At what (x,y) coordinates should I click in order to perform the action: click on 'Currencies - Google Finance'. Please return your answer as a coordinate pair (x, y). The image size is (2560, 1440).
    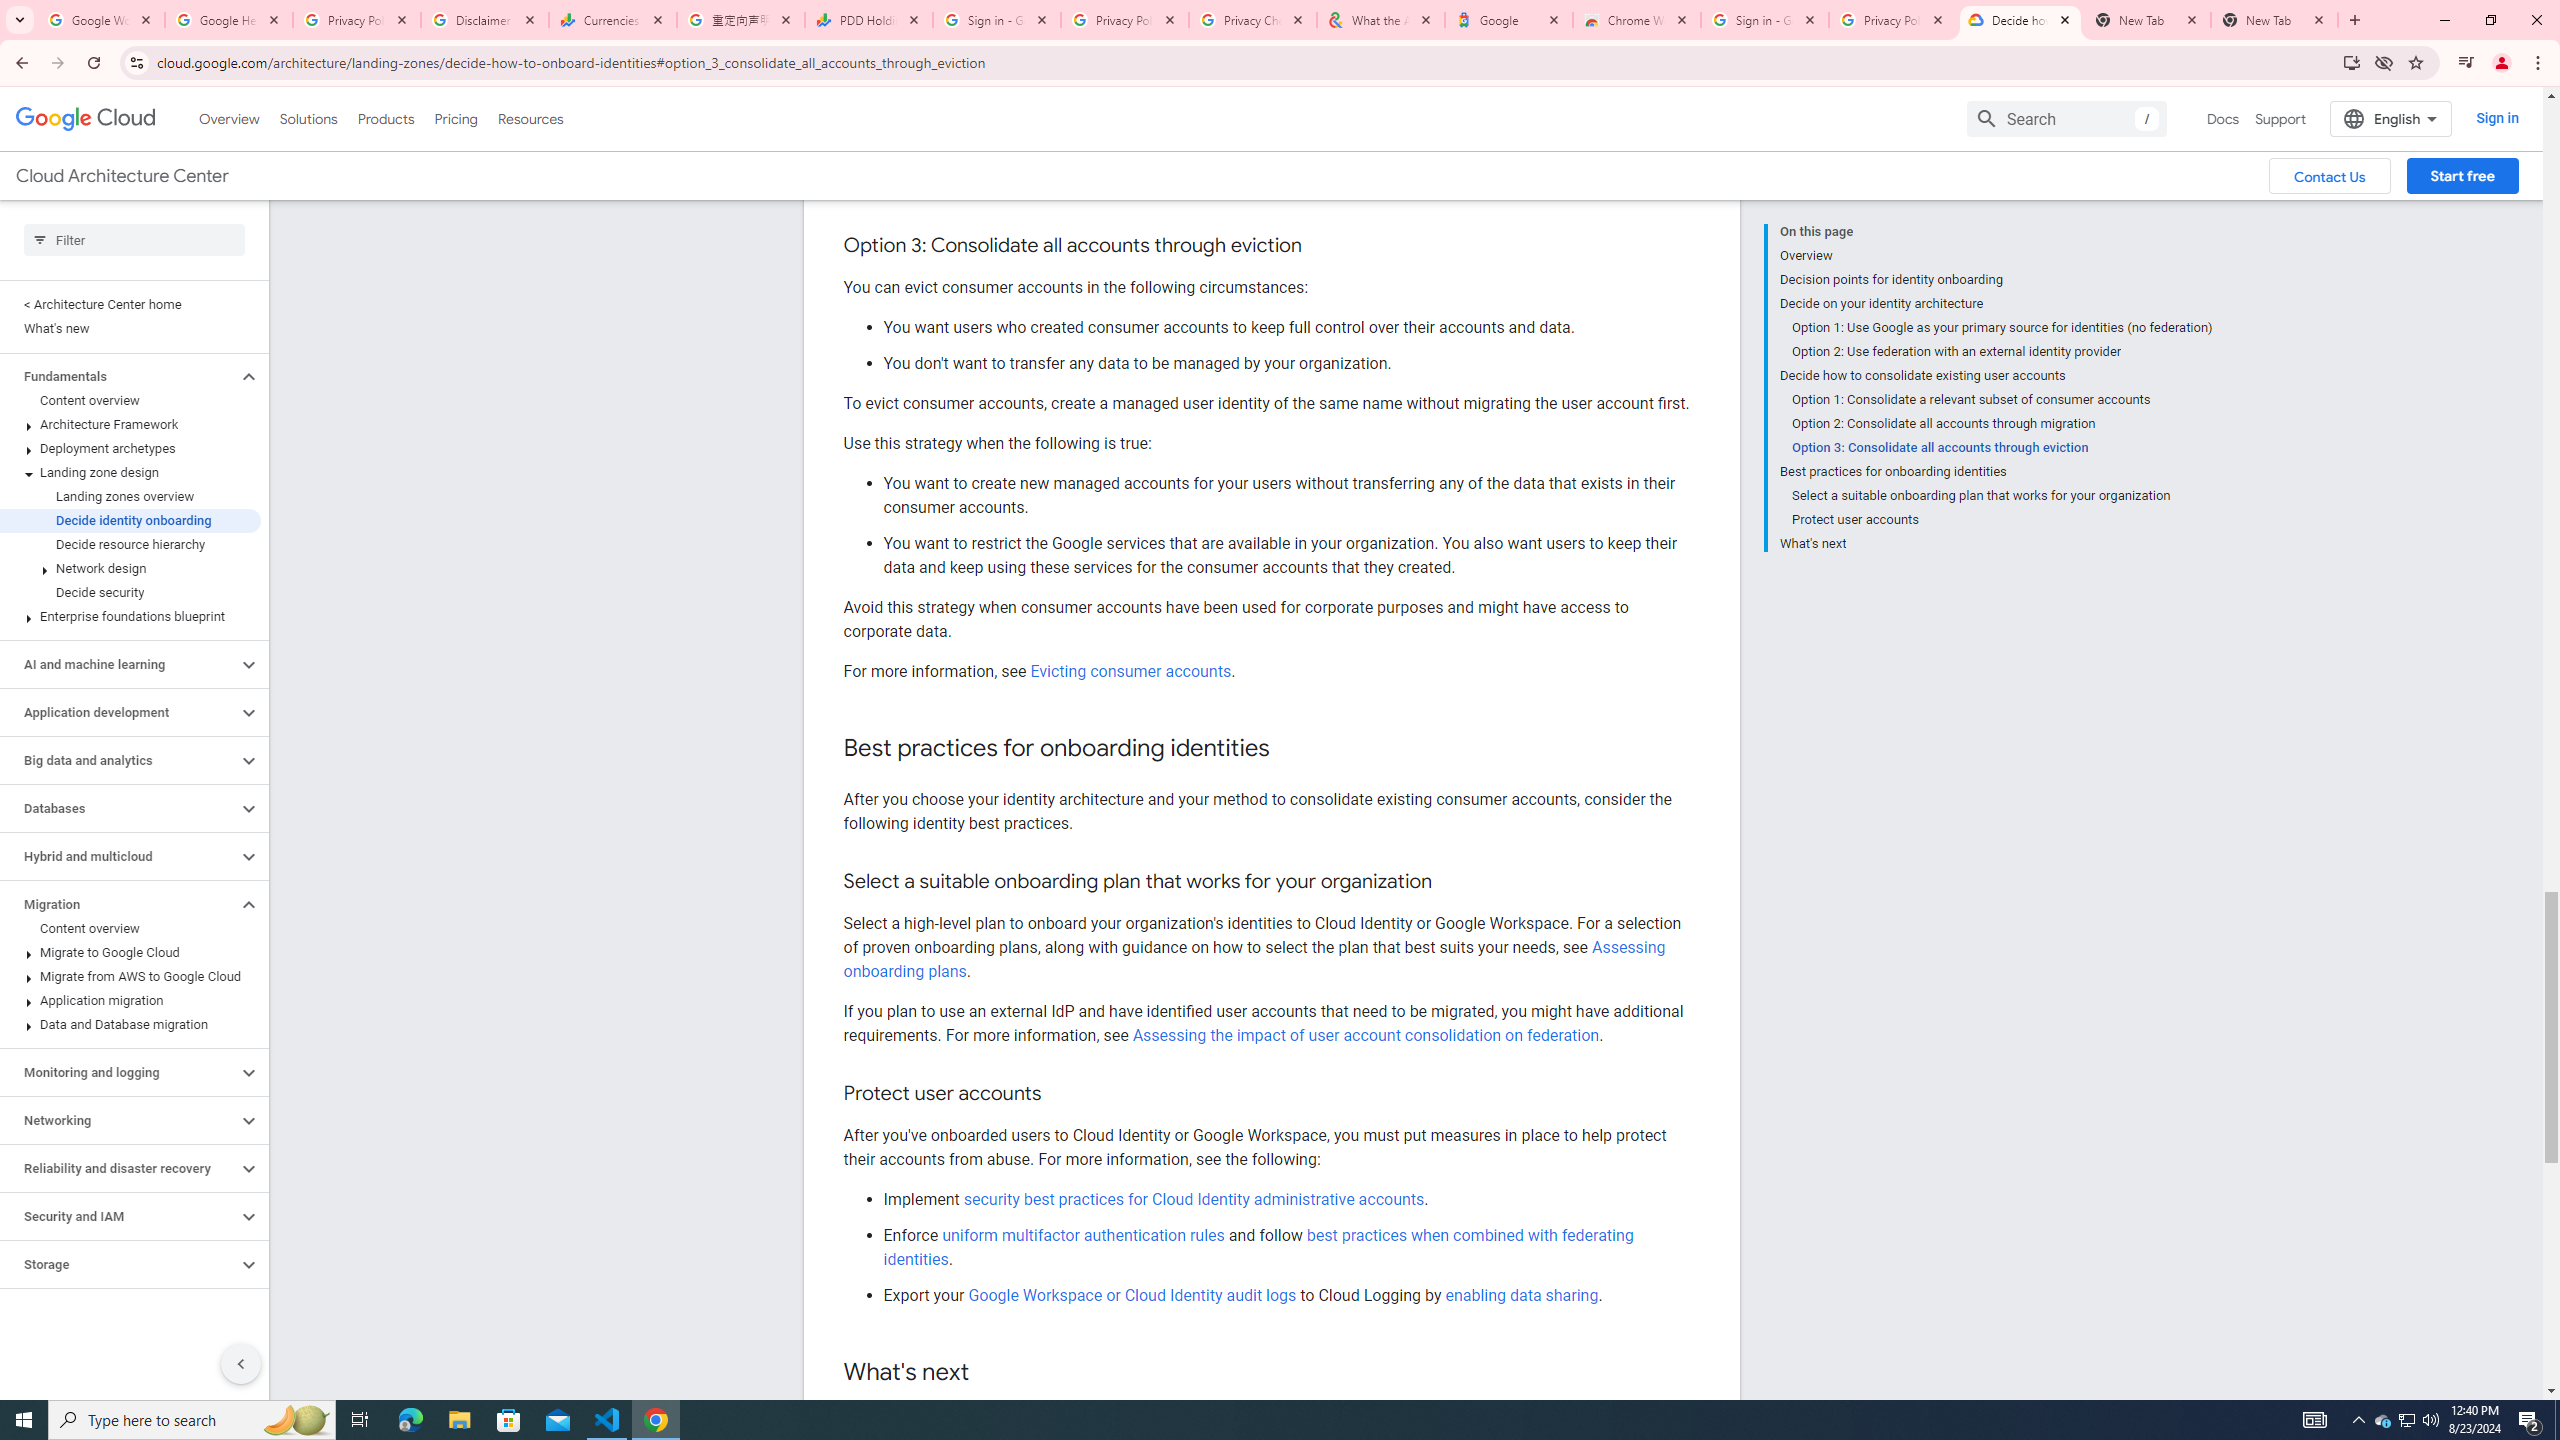
    Looking at the image, I should click on (612, 19).